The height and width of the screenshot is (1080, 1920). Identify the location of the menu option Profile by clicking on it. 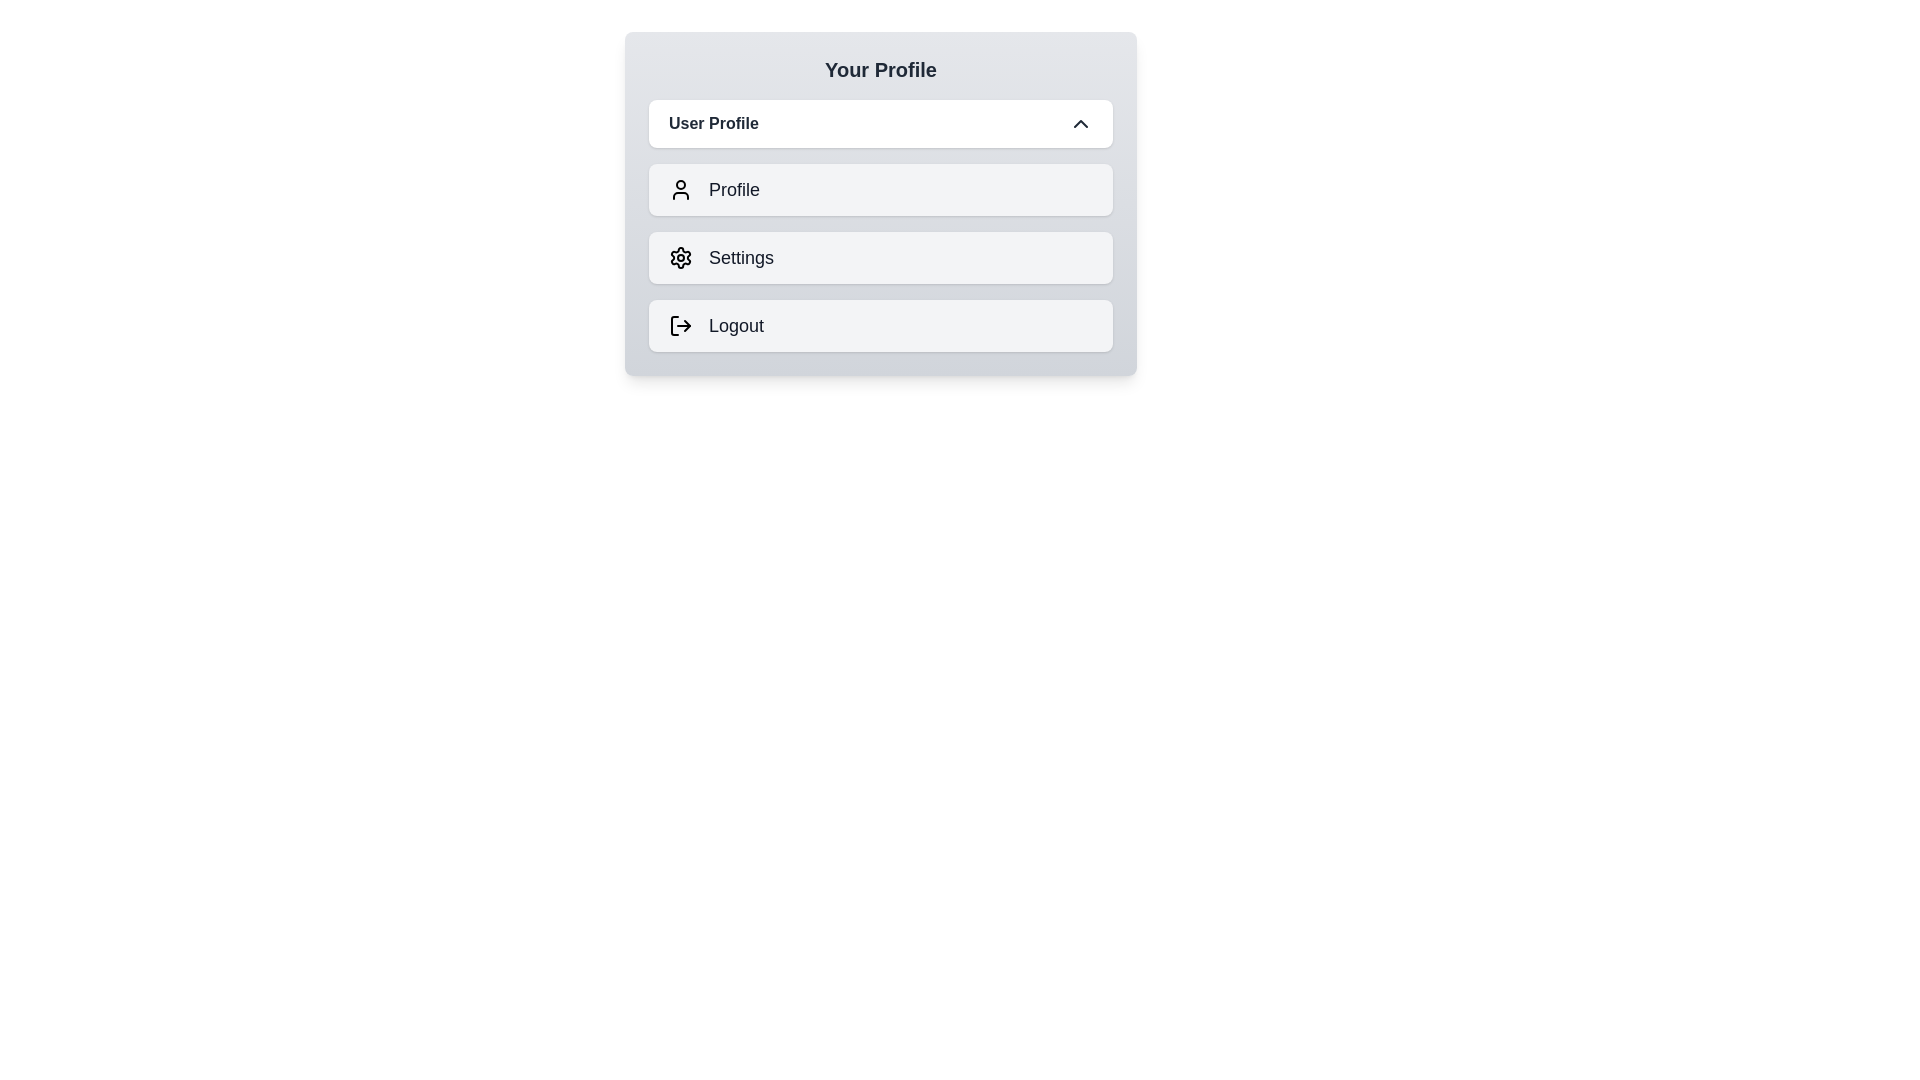
(880, 189).